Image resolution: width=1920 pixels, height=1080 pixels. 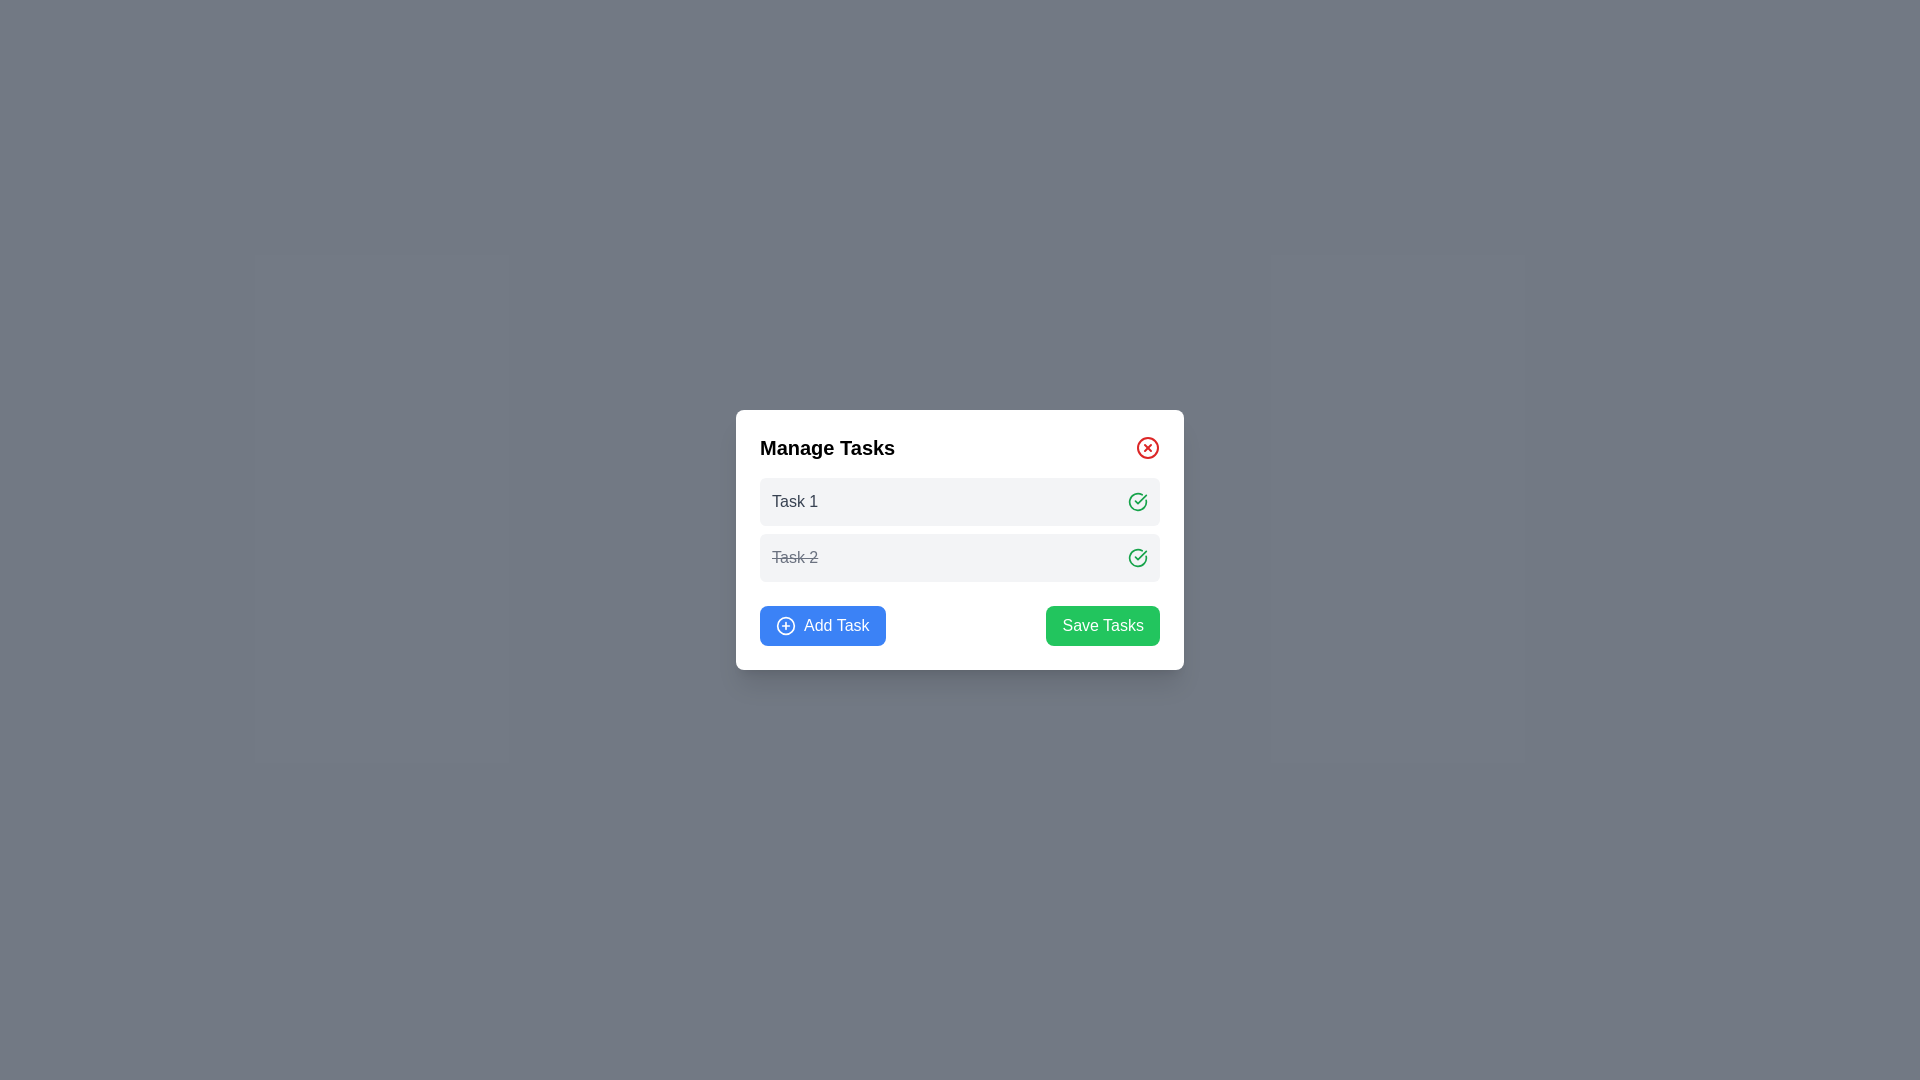 What do you see at coordinates (1102, 624) in the screenshot?
I see `the green 'Save Tasks' button with rounded corners located in the lower right of the white card interface` at bounding box center [1102, 624].